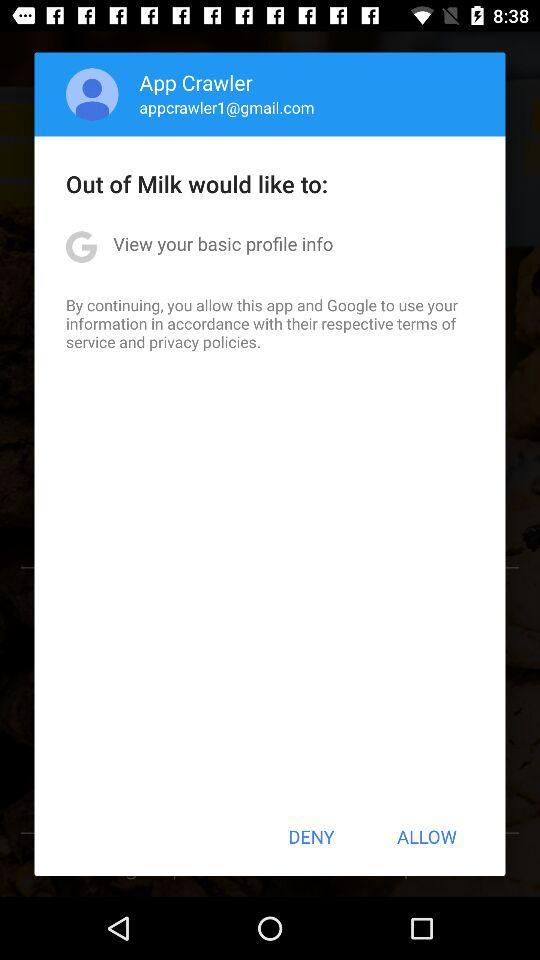  Describe the element at coordinates (222, 242) in the screenshot. I see `the icon below out of milk item` at that location.